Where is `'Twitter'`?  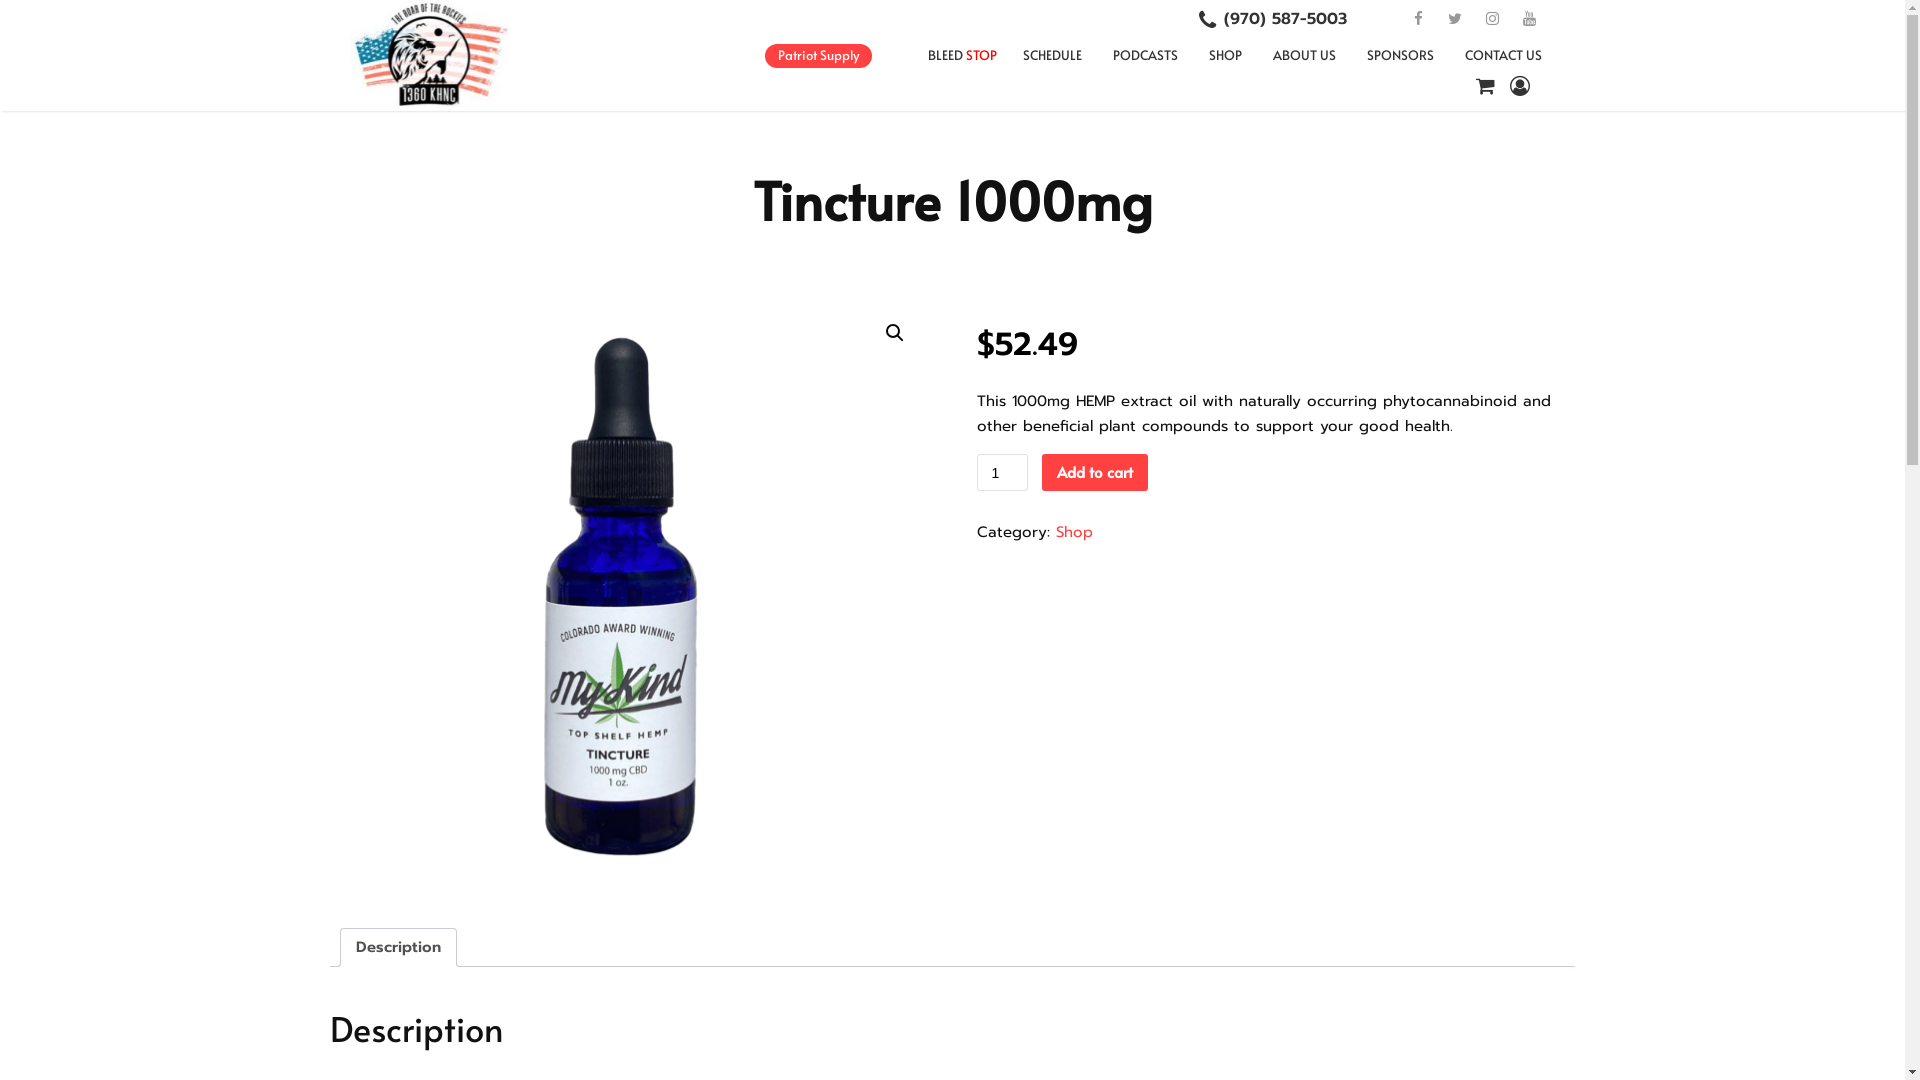
'Twitter' is located at coordinates (1454, 19).